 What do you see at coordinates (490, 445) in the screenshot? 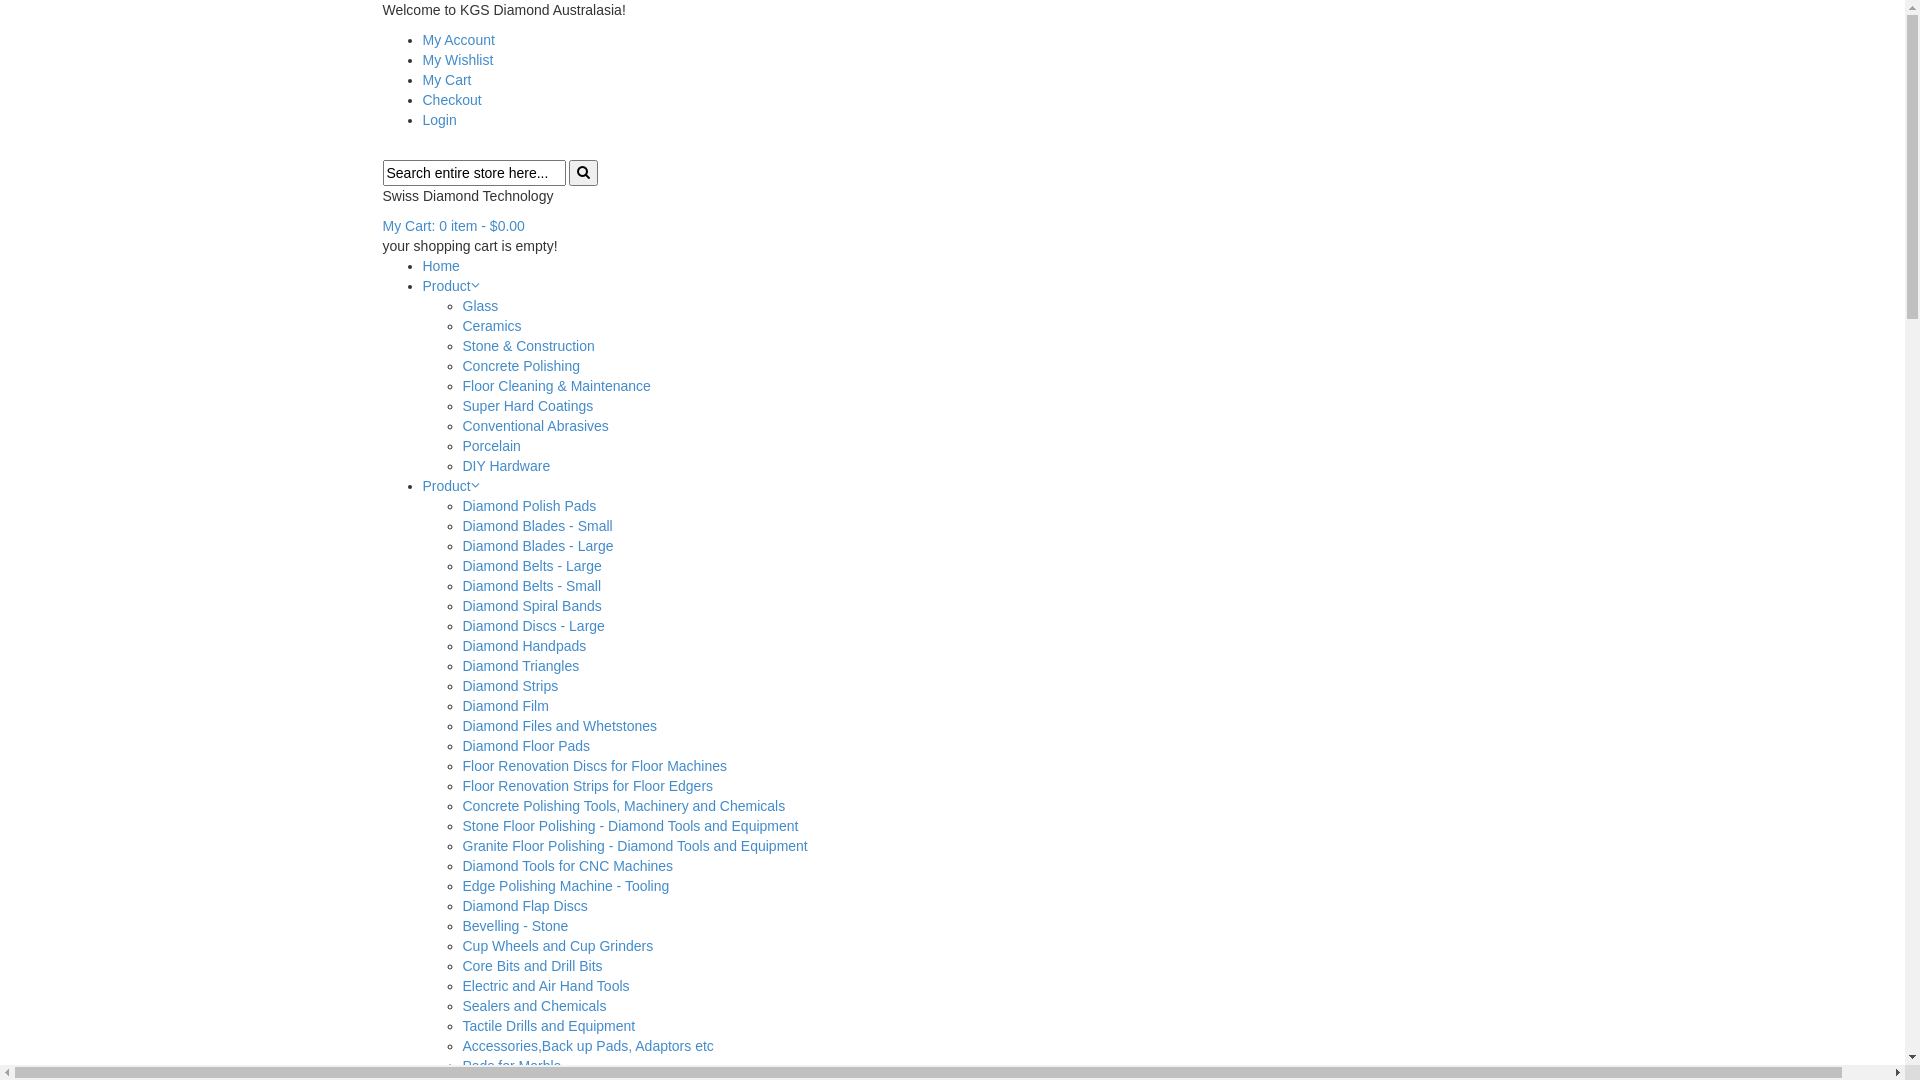
I see `'Porcelain'` at bounding box center [490, 445].